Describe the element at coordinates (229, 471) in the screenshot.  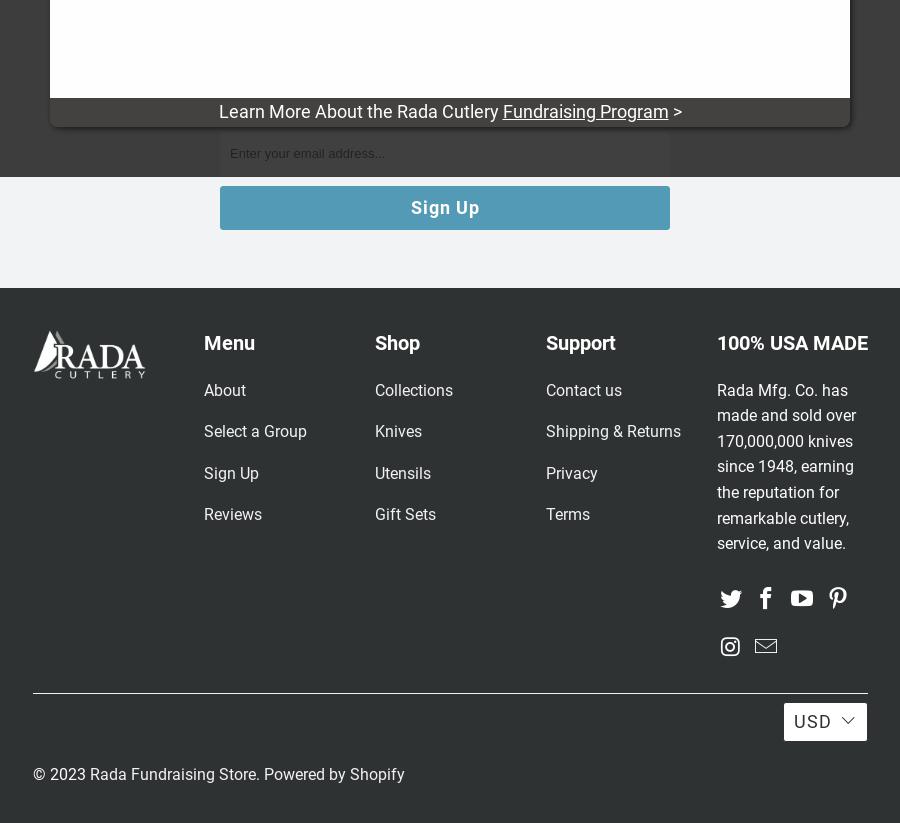
I see `'Sign Up'` at that location.